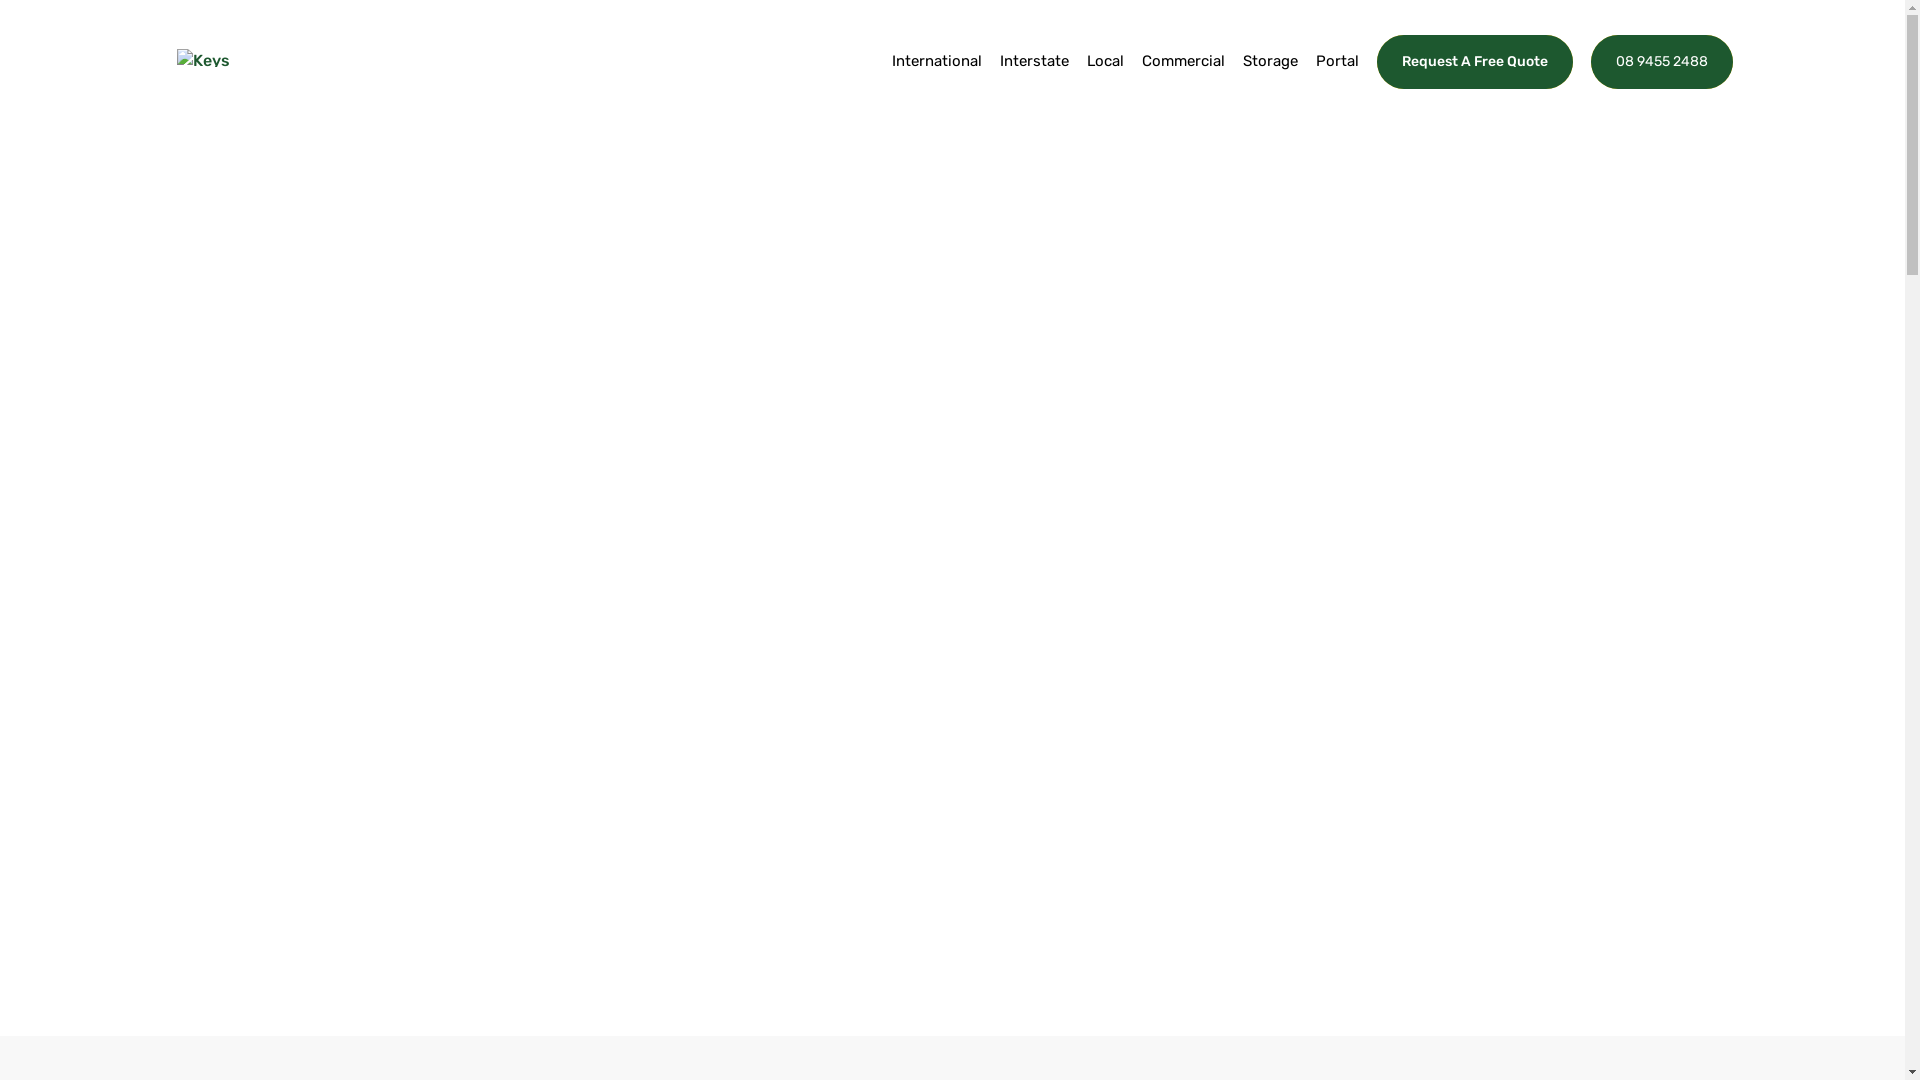 Image resolution: width=1920 pixels, height=1080 pixels. What do you see at coordinates (1660, 60) in the screenshot?
I see `'08 9455 2488'` at bounding box center [1660, 60].